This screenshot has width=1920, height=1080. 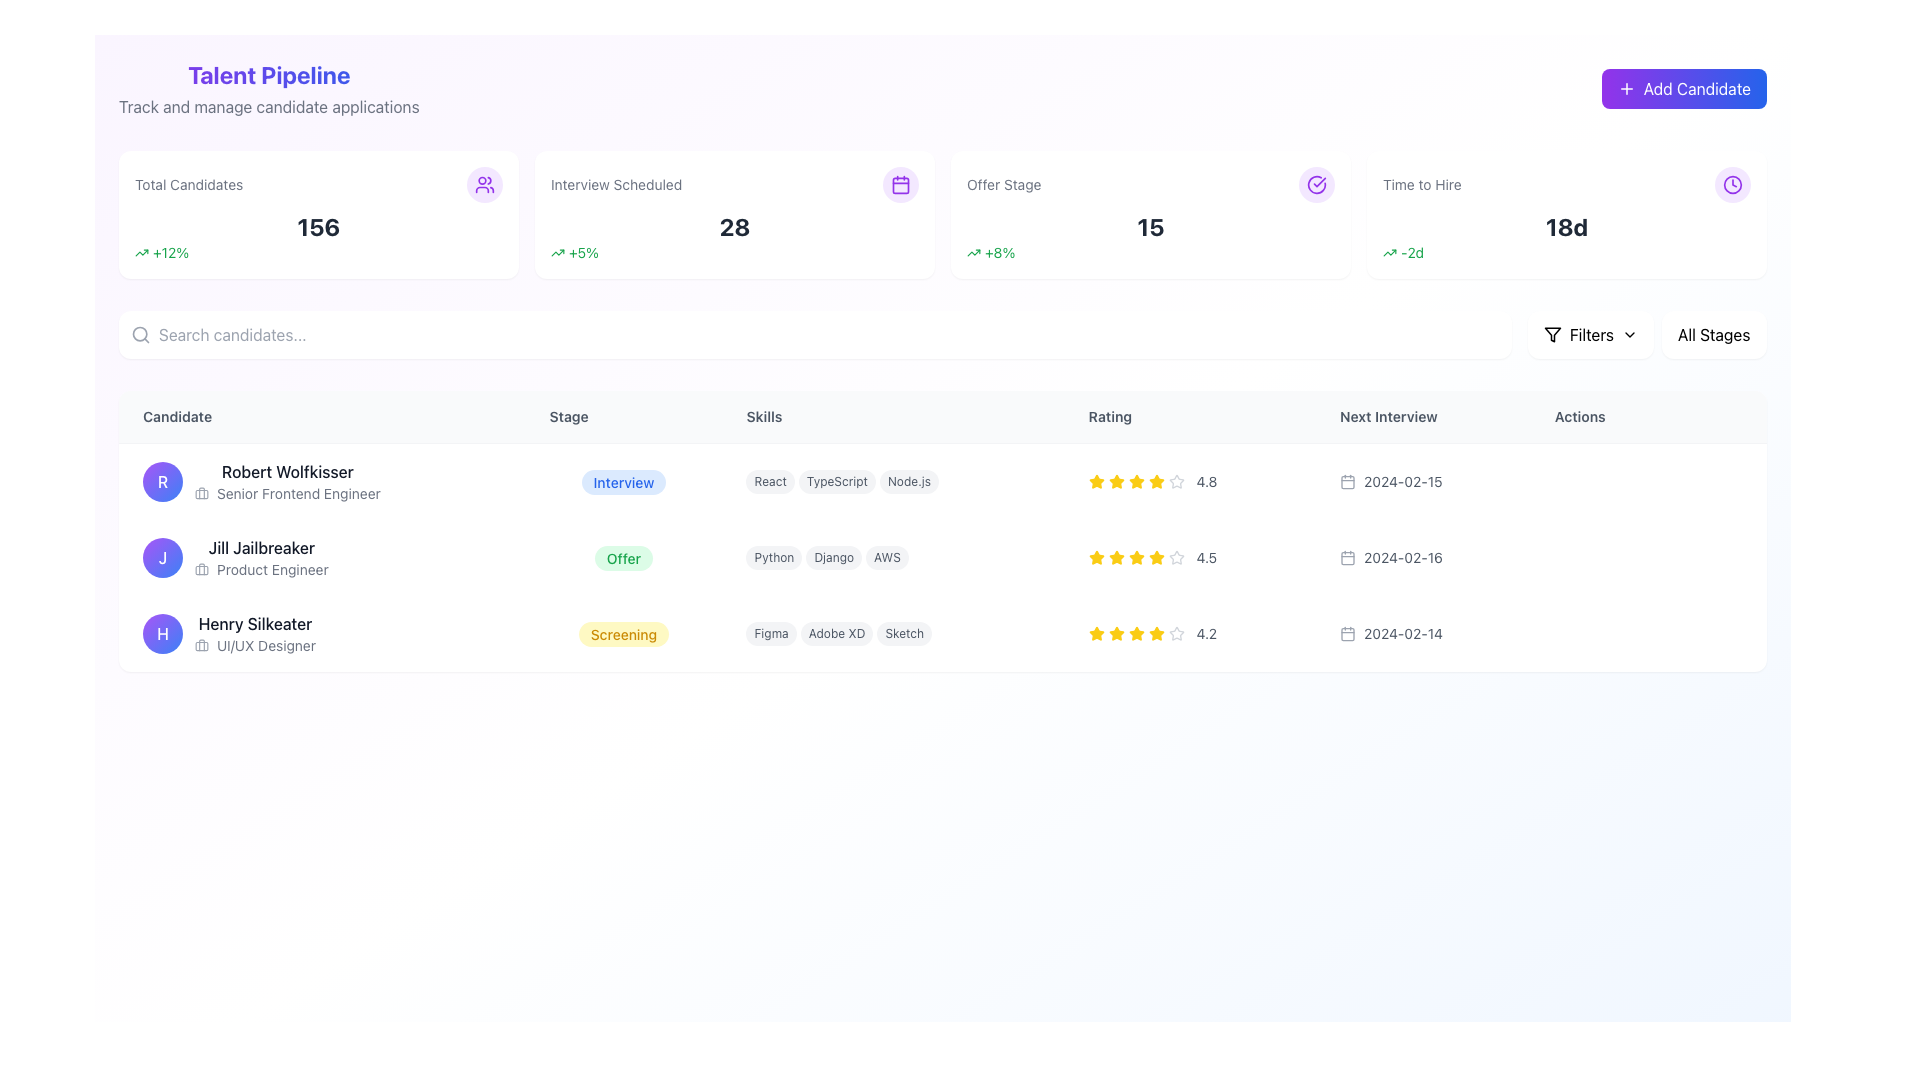 What do you see at coordinates (834, 558) in the screenshot?
I see `the 'Django' badge, which is the middle badge in the horizontal sequence of three badges under the 'Skills' column labeled 'Jill Jailbreaker'` at bounding box center [834, 558].